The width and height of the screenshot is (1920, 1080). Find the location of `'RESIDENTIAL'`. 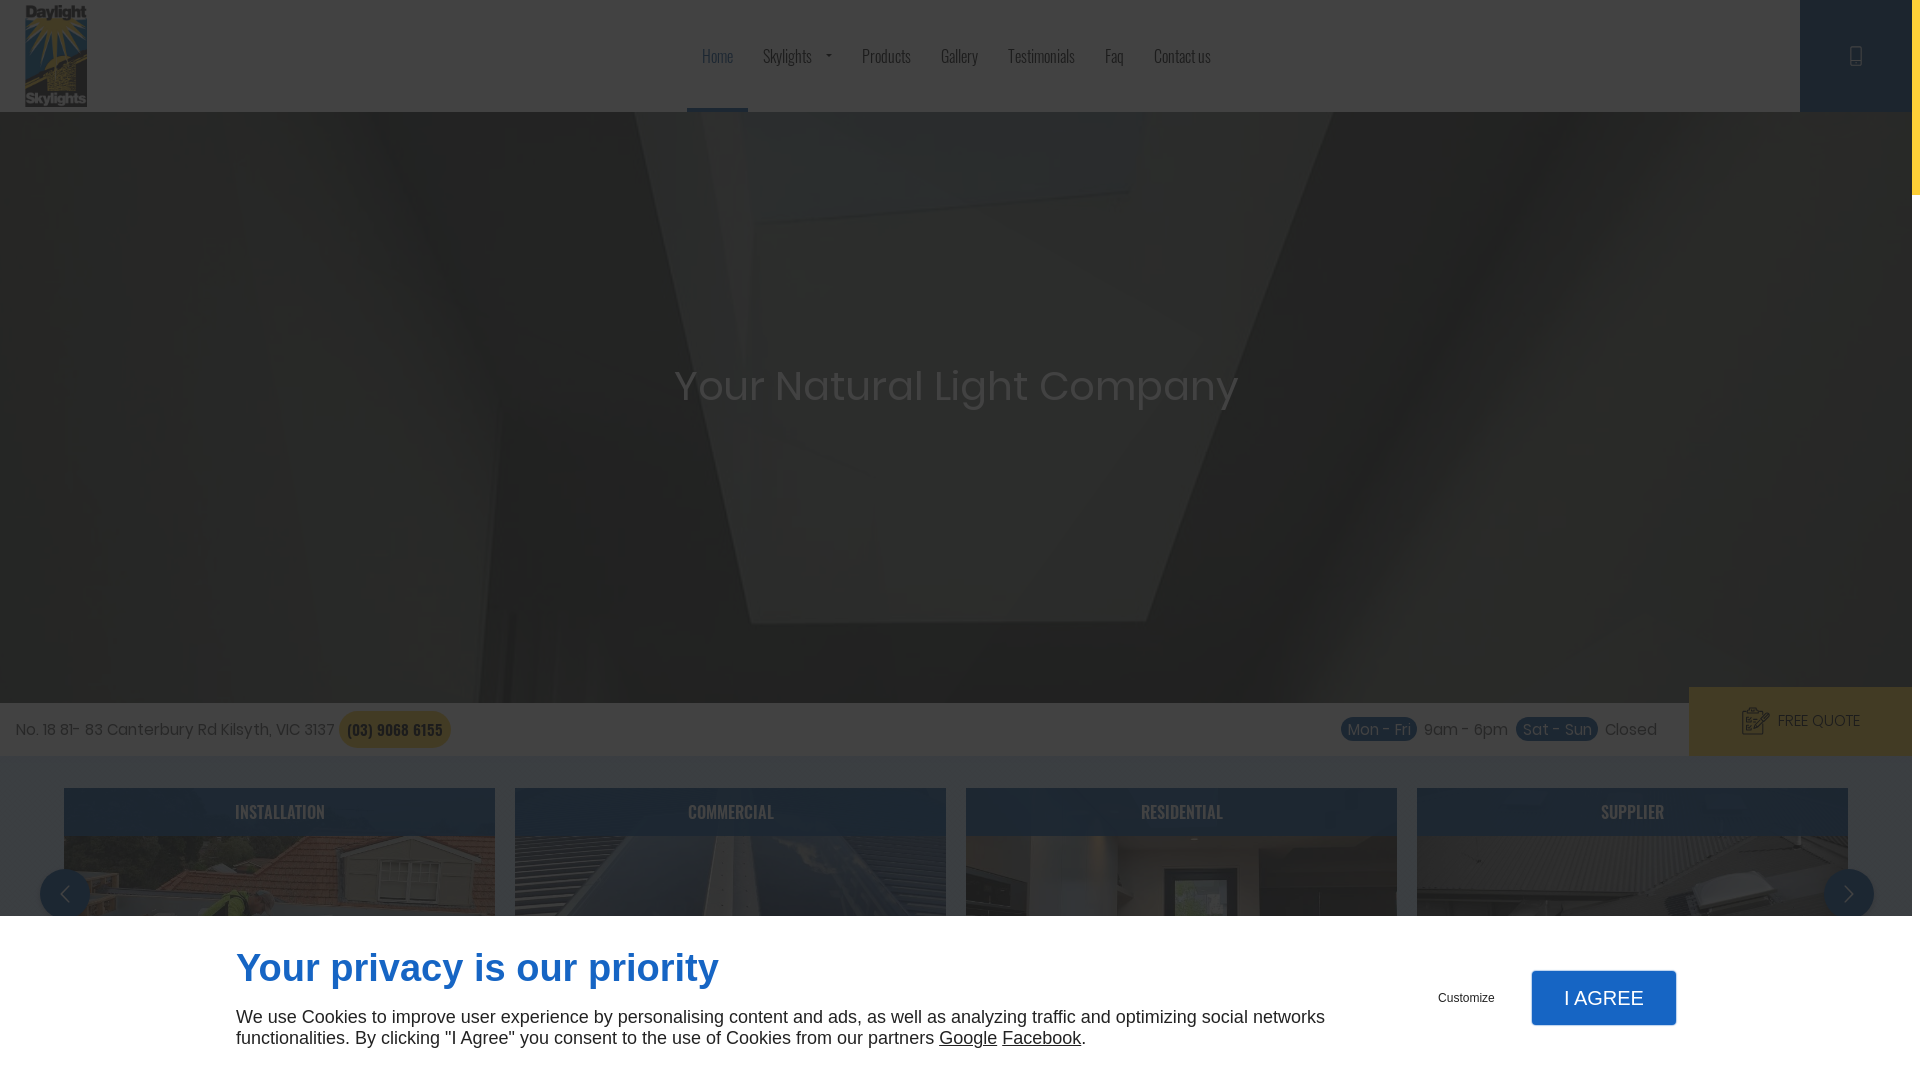

'RESIDENTIAL' is located at coordinates (1182, 898).